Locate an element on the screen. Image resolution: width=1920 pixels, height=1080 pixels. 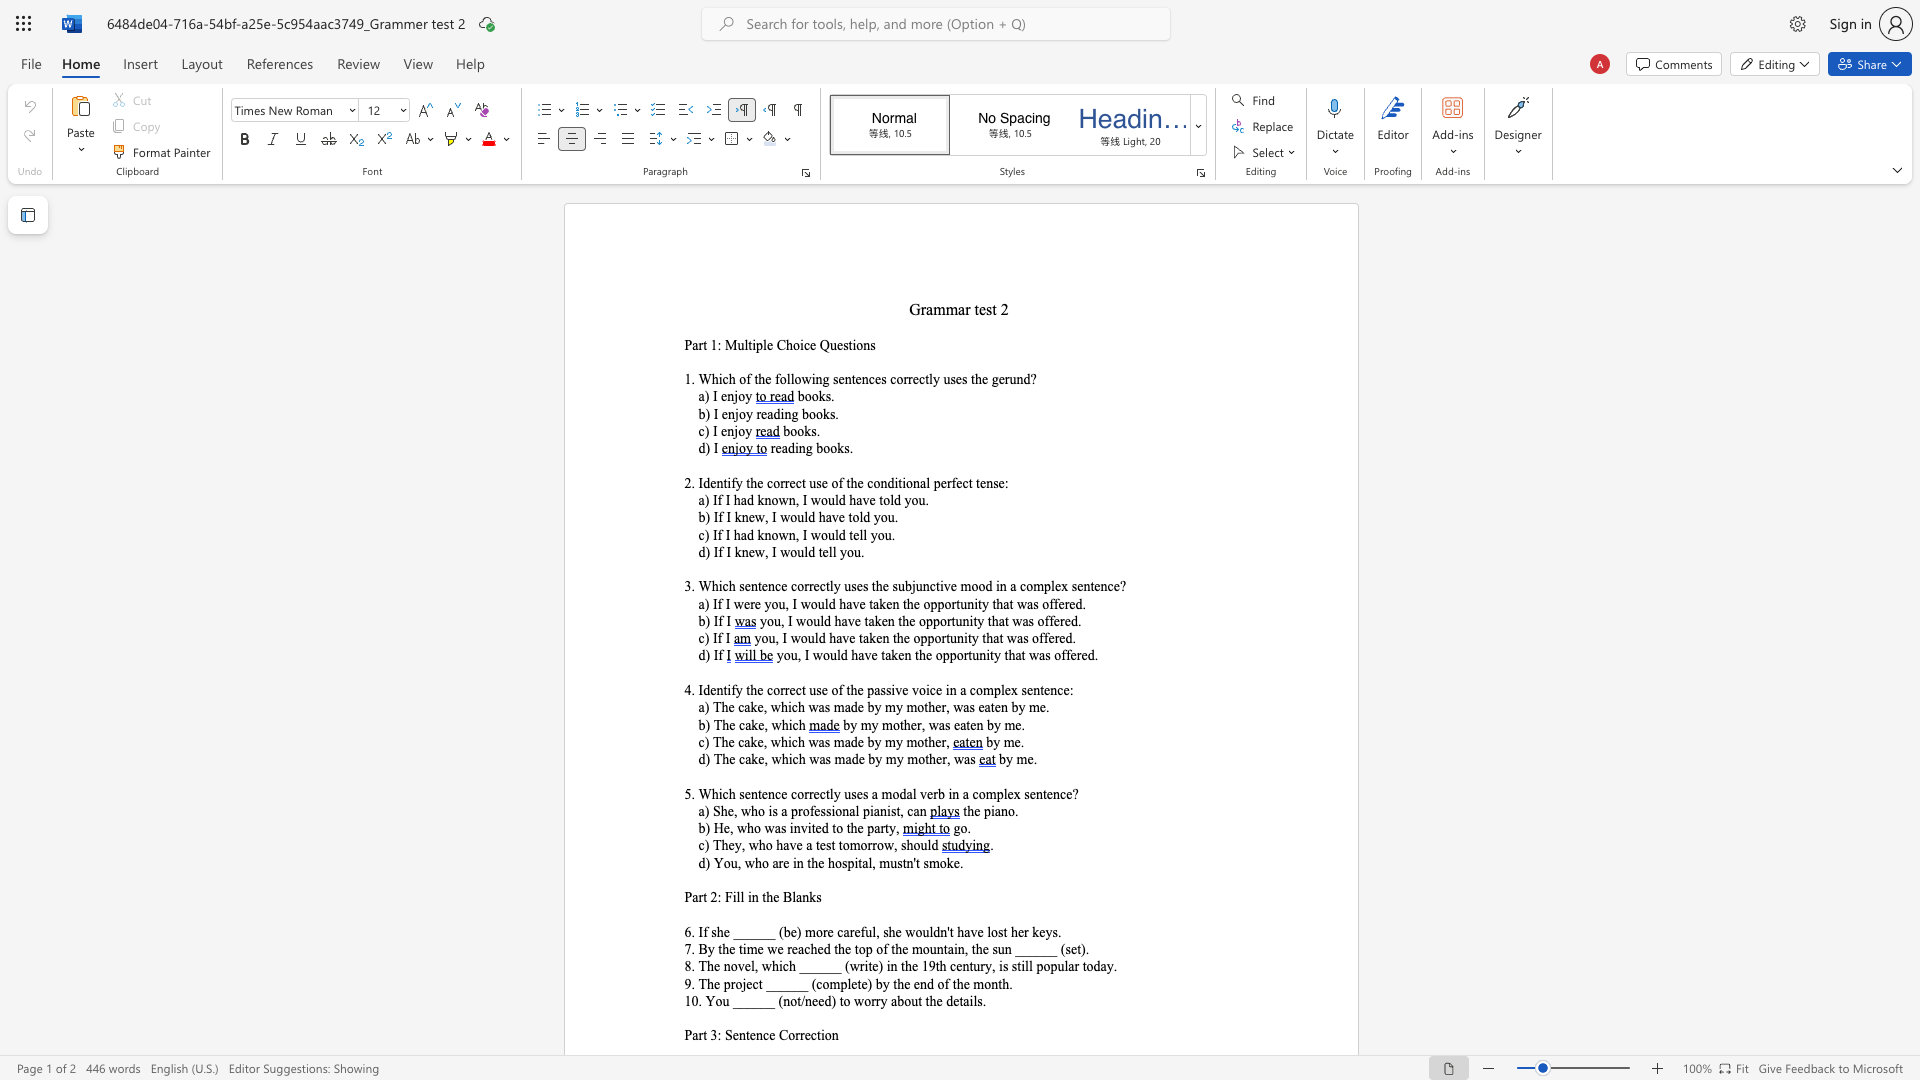
the subset text "ll you." within the text "d) If I knew, I would tell you." is located at coordinates (828, 552).